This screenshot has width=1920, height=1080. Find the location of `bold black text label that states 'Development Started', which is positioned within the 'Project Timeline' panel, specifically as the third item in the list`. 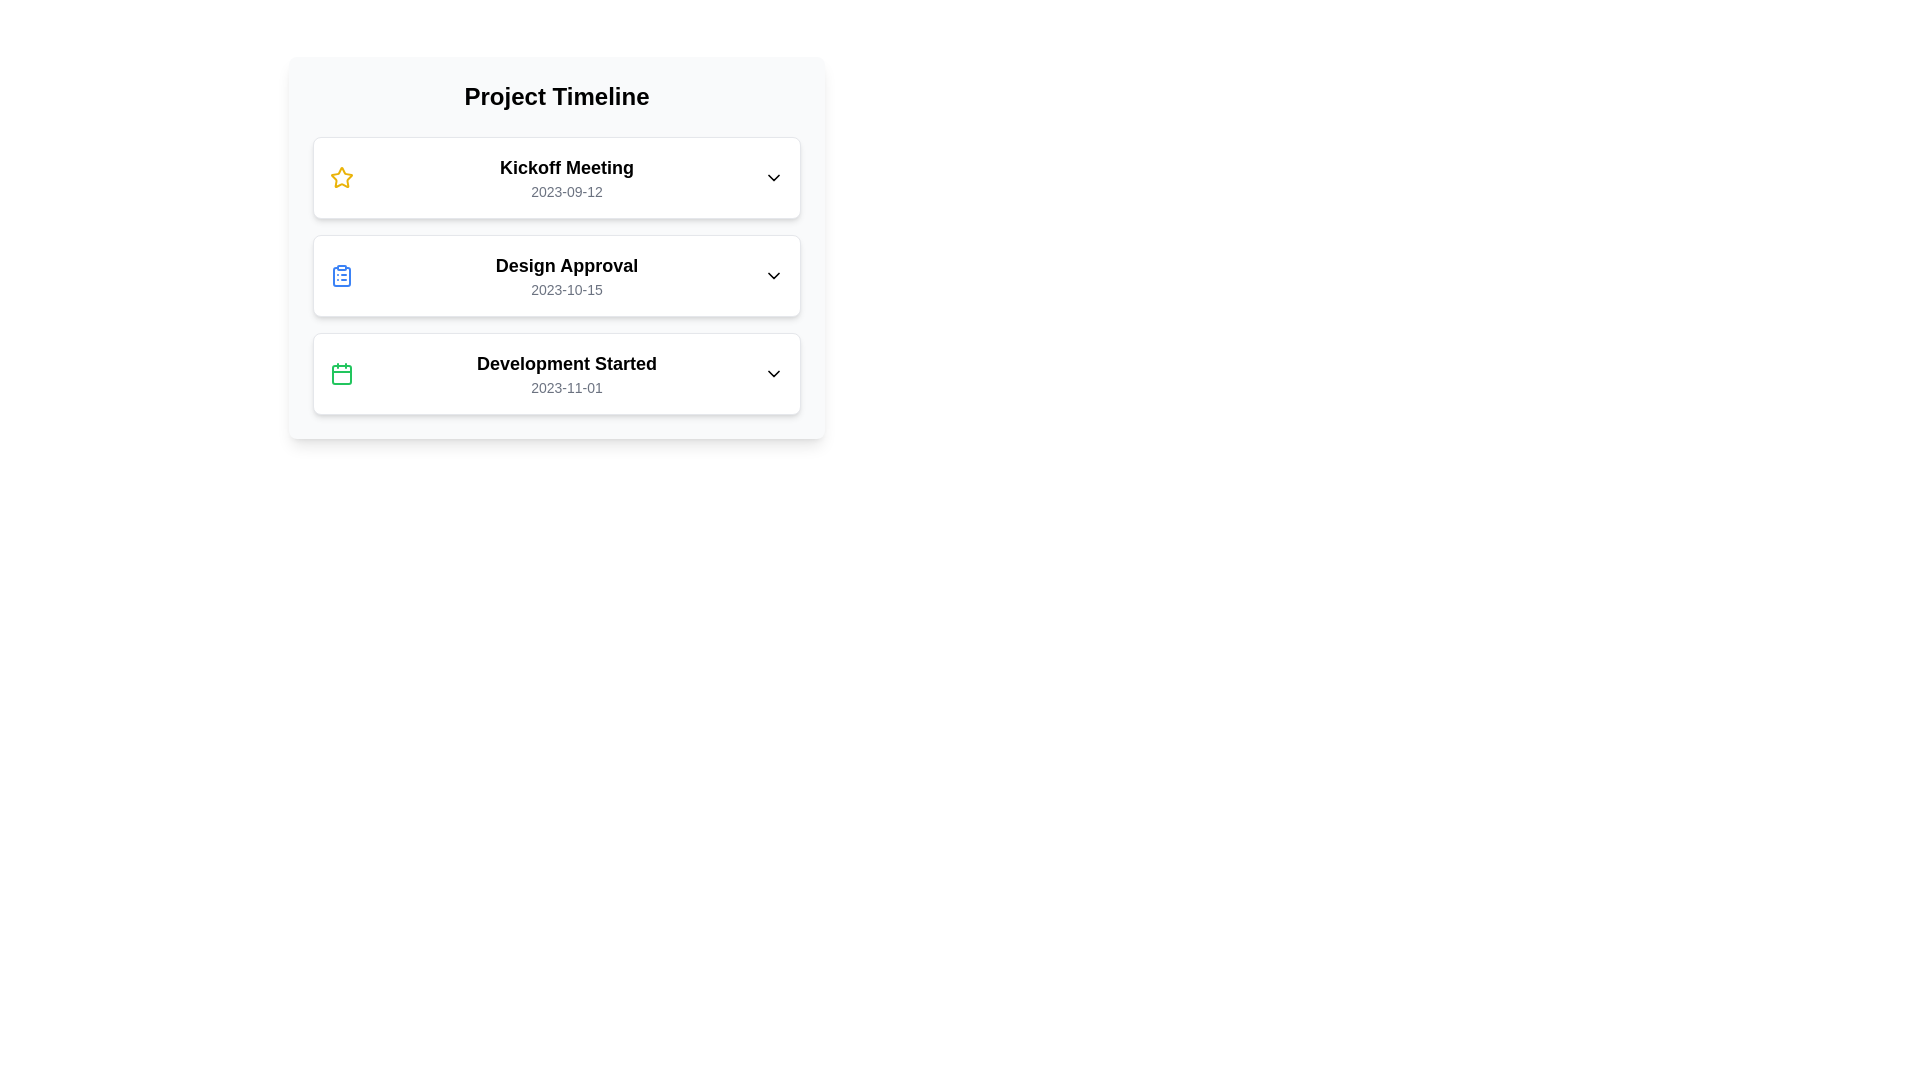

bold black text label that states 'Development Started', which is positioned within the 'Project Timeline' panel, specifically as the third item in the list is located at coordinates (565, 363).